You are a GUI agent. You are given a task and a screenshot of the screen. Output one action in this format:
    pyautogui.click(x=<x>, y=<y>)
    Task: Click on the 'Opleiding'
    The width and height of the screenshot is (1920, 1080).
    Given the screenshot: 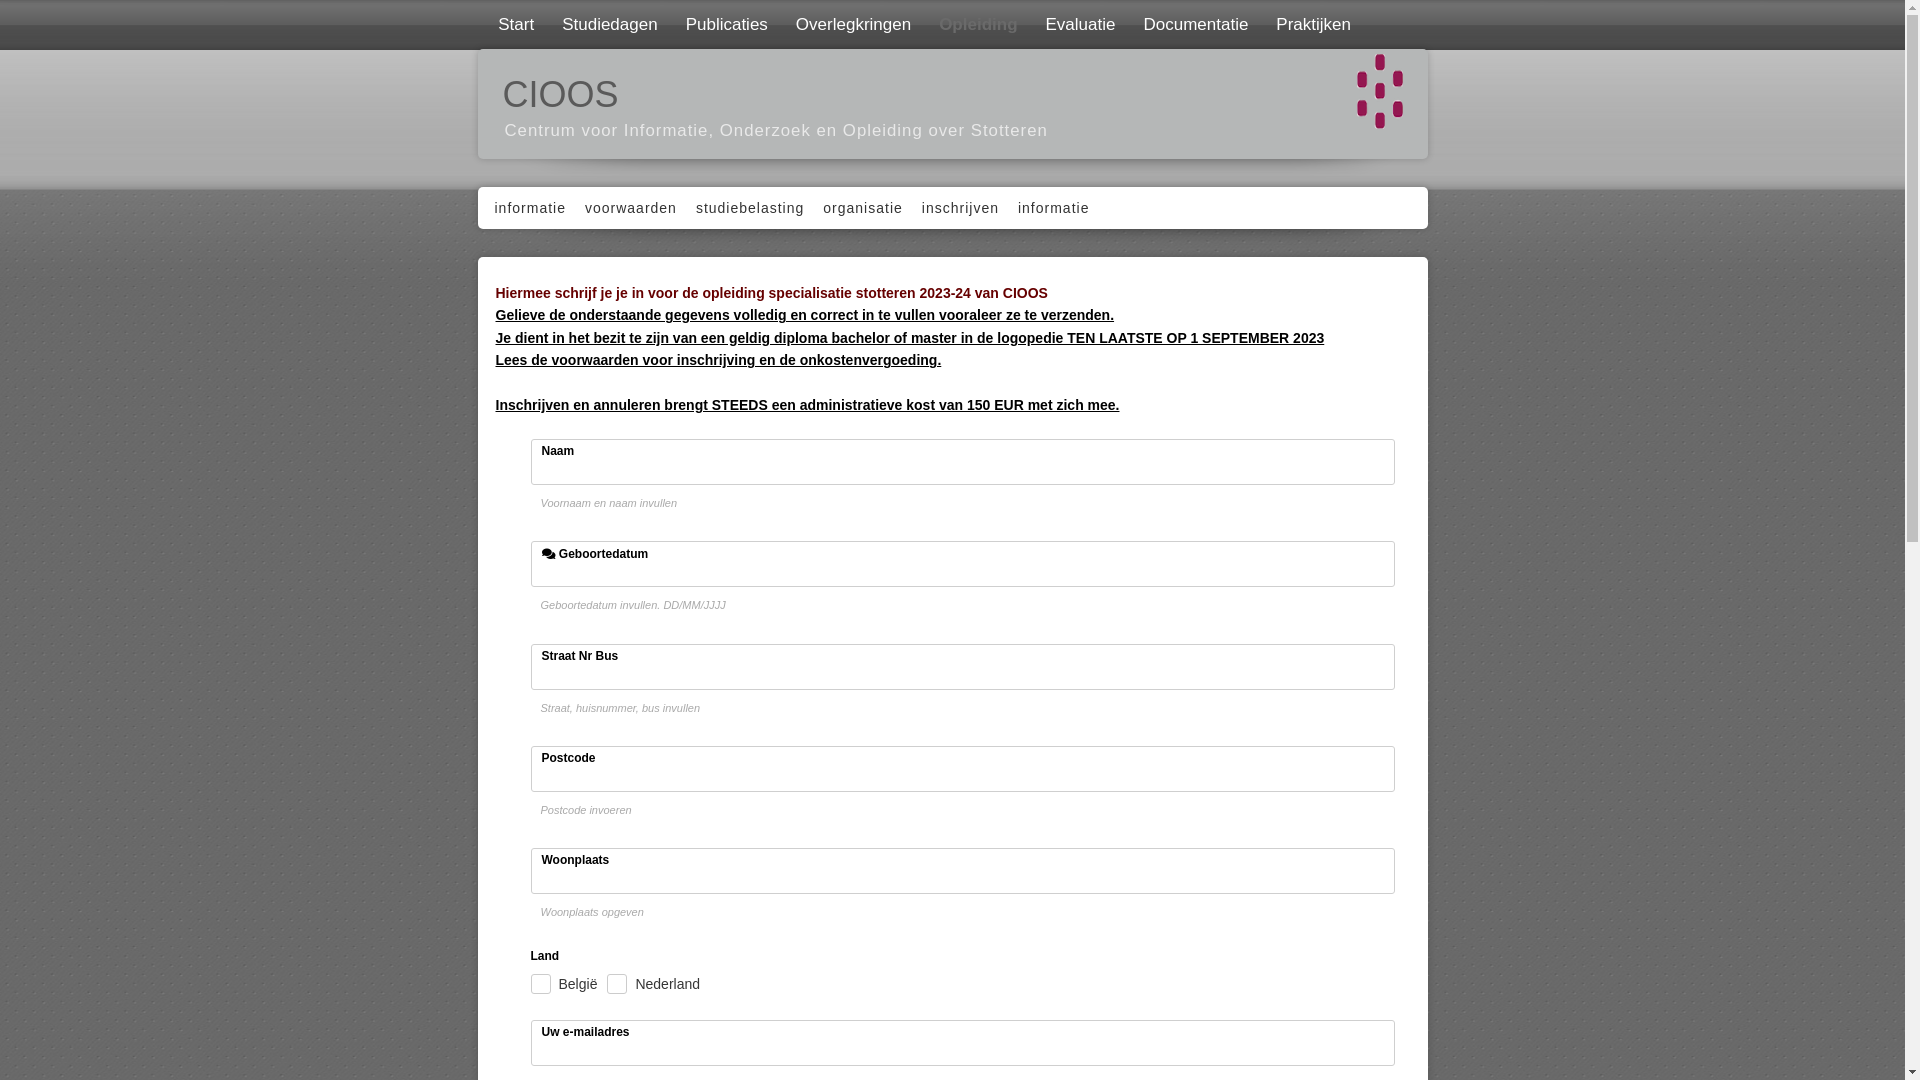 What is the action you would take?
    pyautogui.click(x=975, y=24)
    